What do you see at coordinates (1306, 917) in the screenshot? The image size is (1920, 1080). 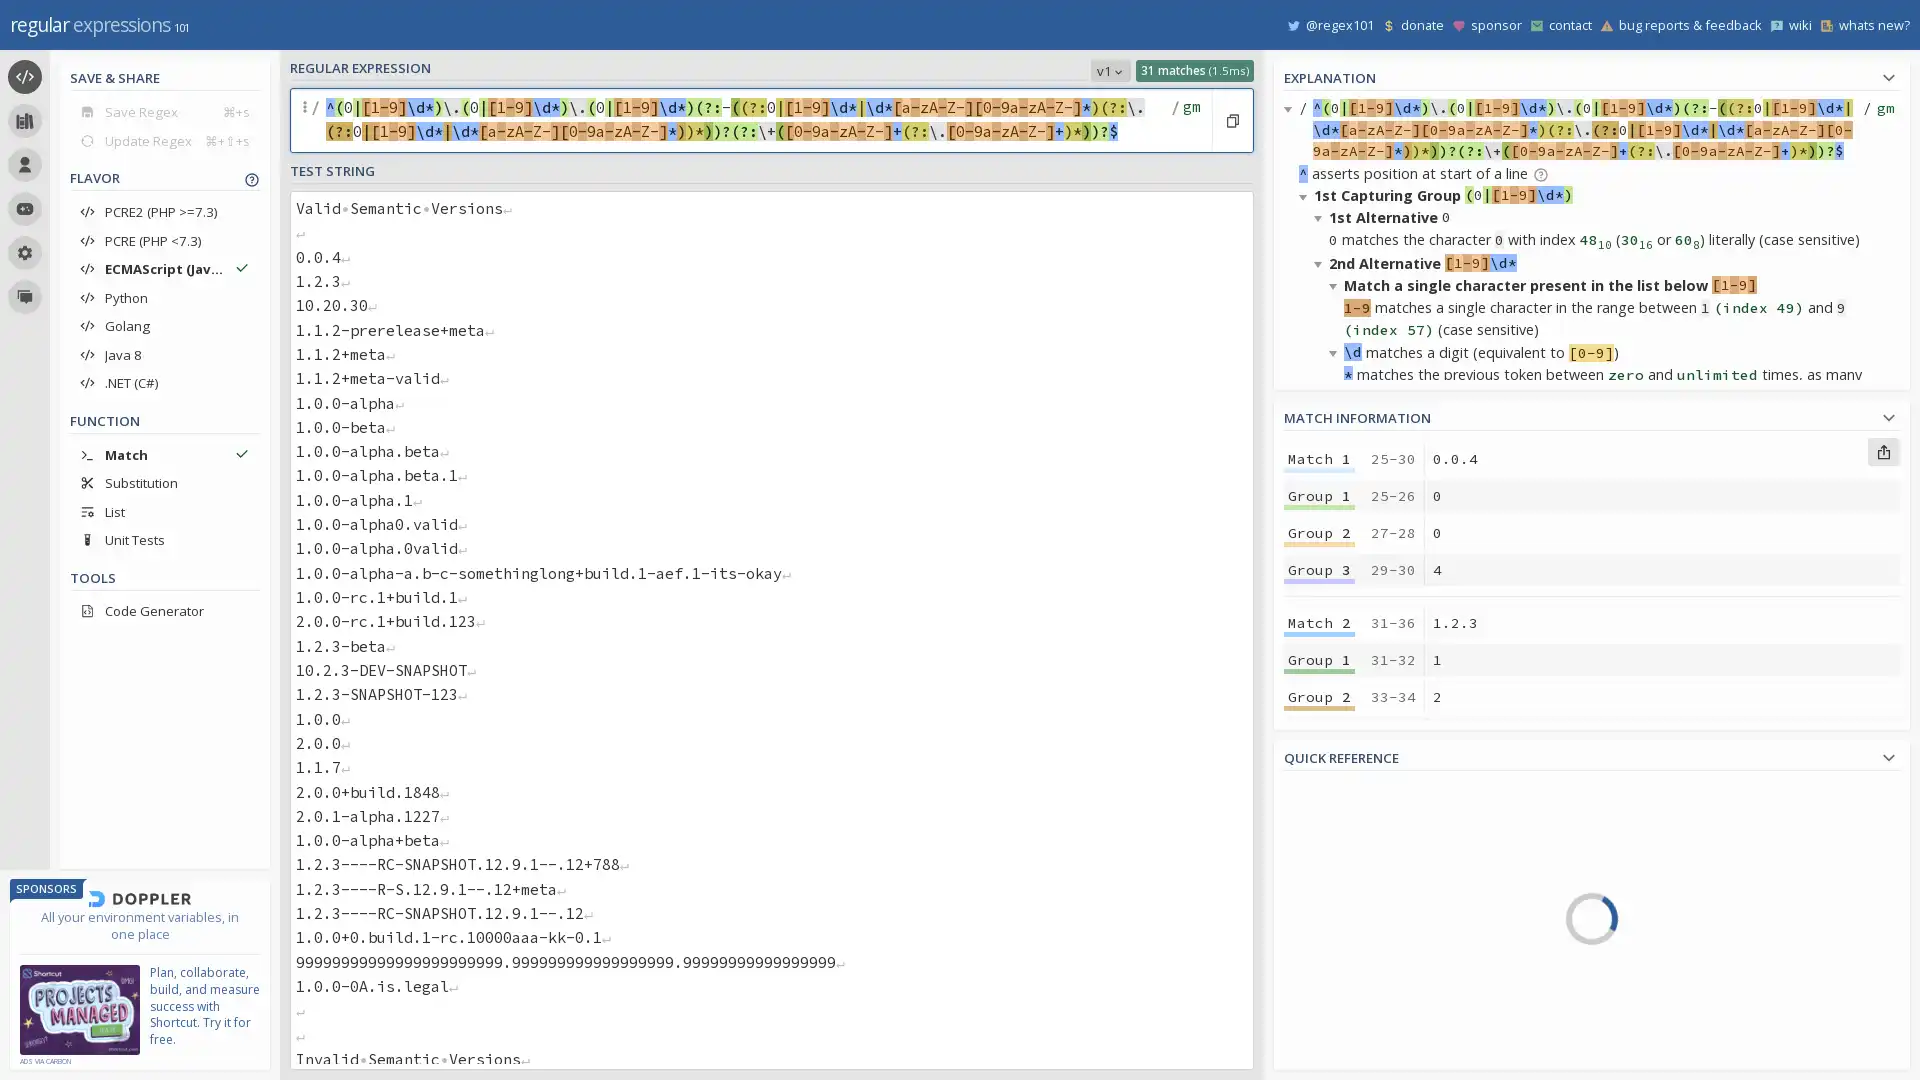 I see `Collapse Subtree` at bounding box center [1306, 917].